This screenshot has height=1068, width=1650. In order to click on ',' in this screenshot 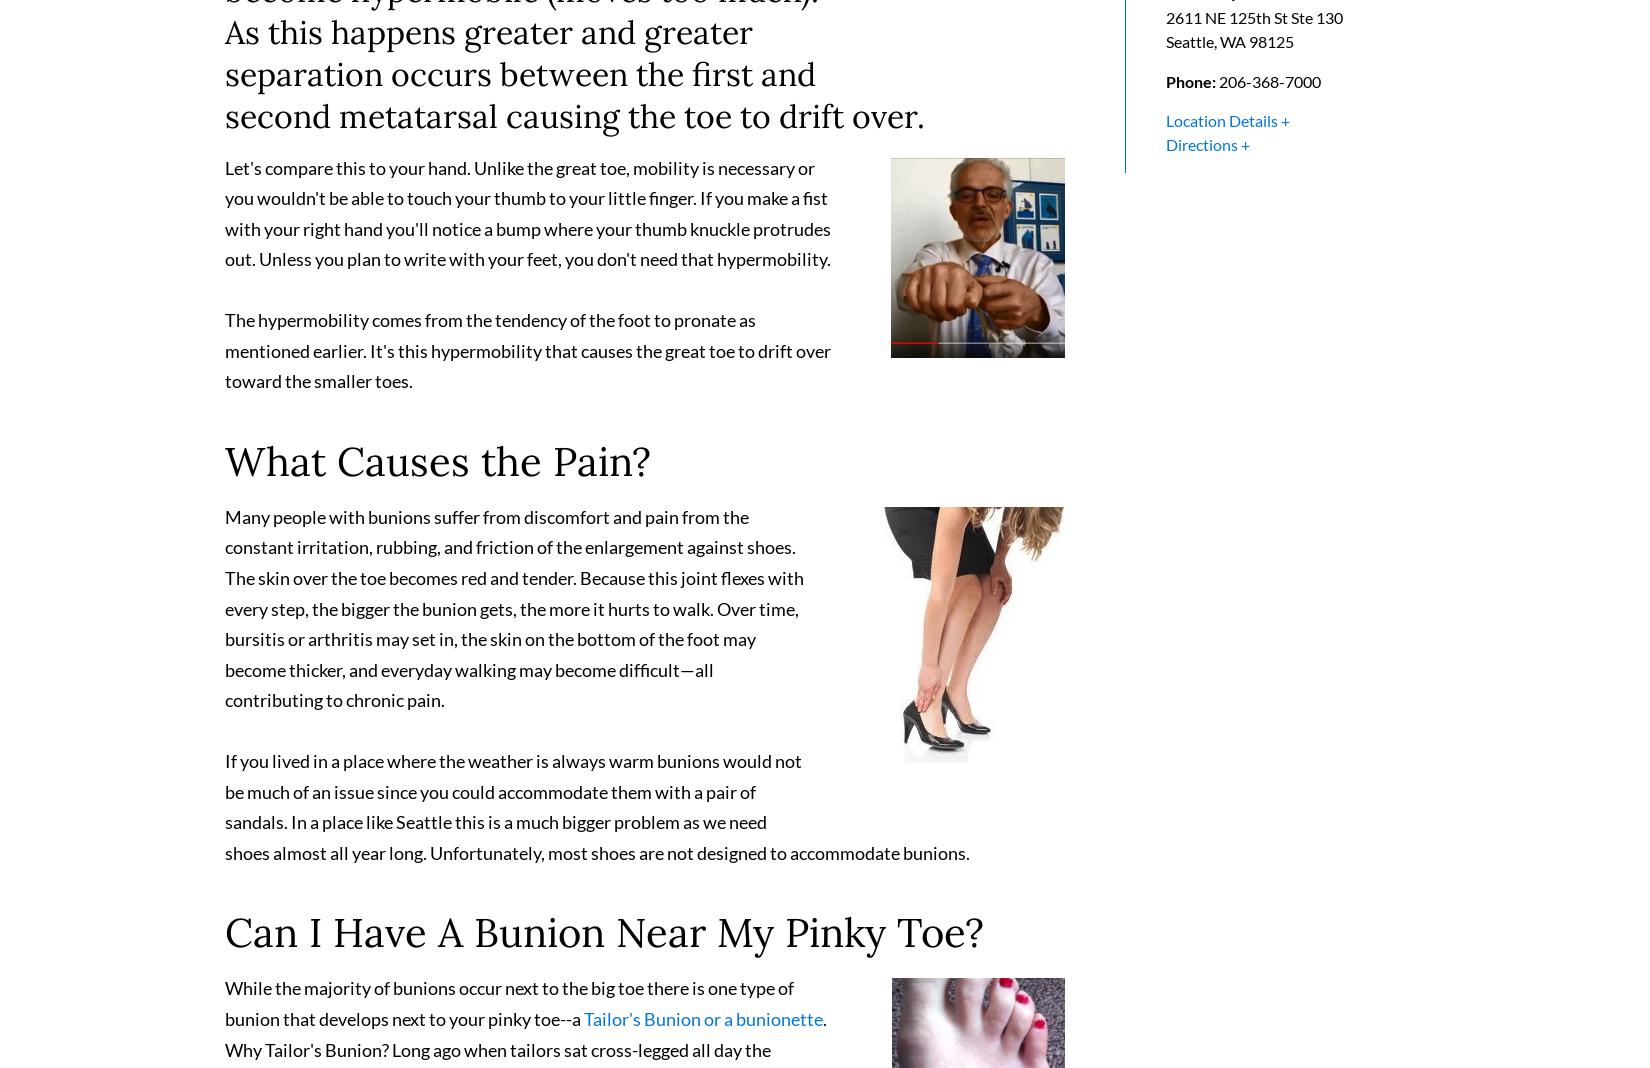, I will do `click(1217, 49)`.